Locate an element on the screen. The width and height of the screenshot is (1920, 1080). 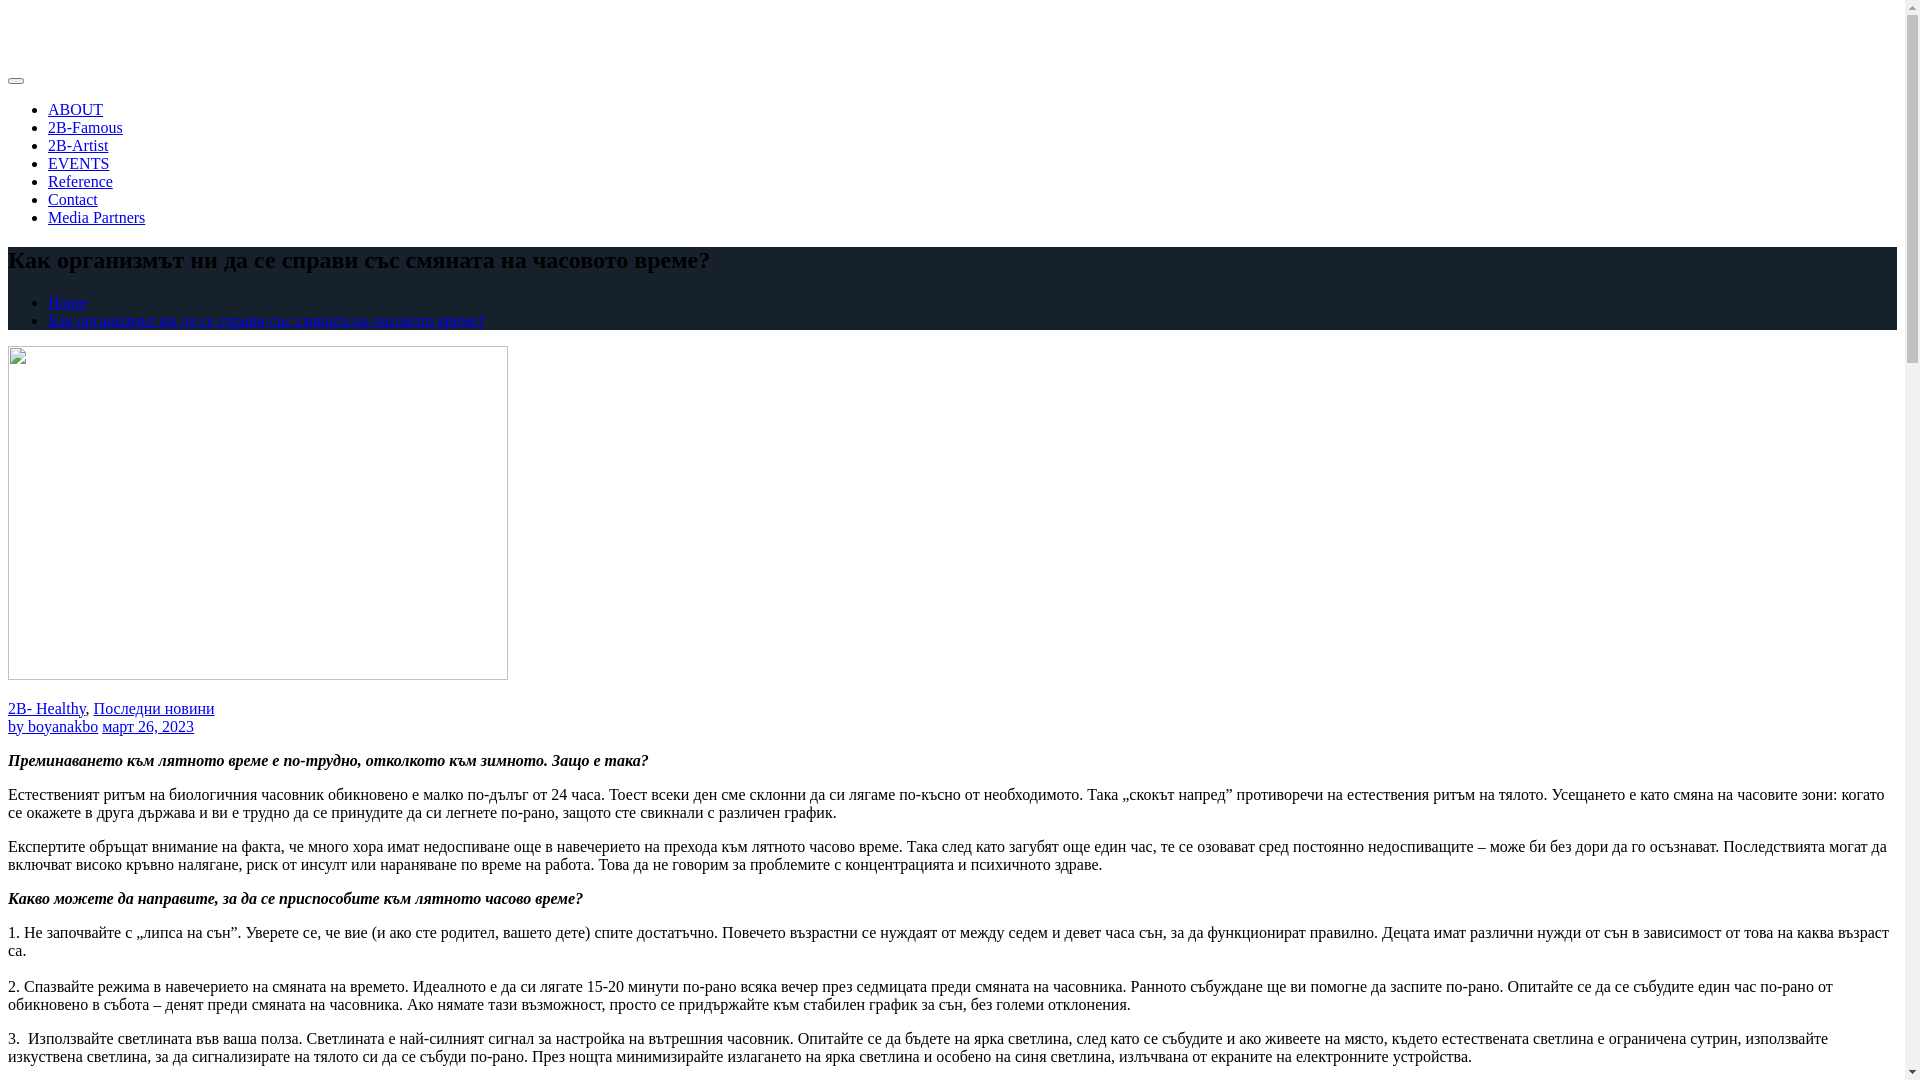
'2B-Artist' is located at coordinates (77, 144).